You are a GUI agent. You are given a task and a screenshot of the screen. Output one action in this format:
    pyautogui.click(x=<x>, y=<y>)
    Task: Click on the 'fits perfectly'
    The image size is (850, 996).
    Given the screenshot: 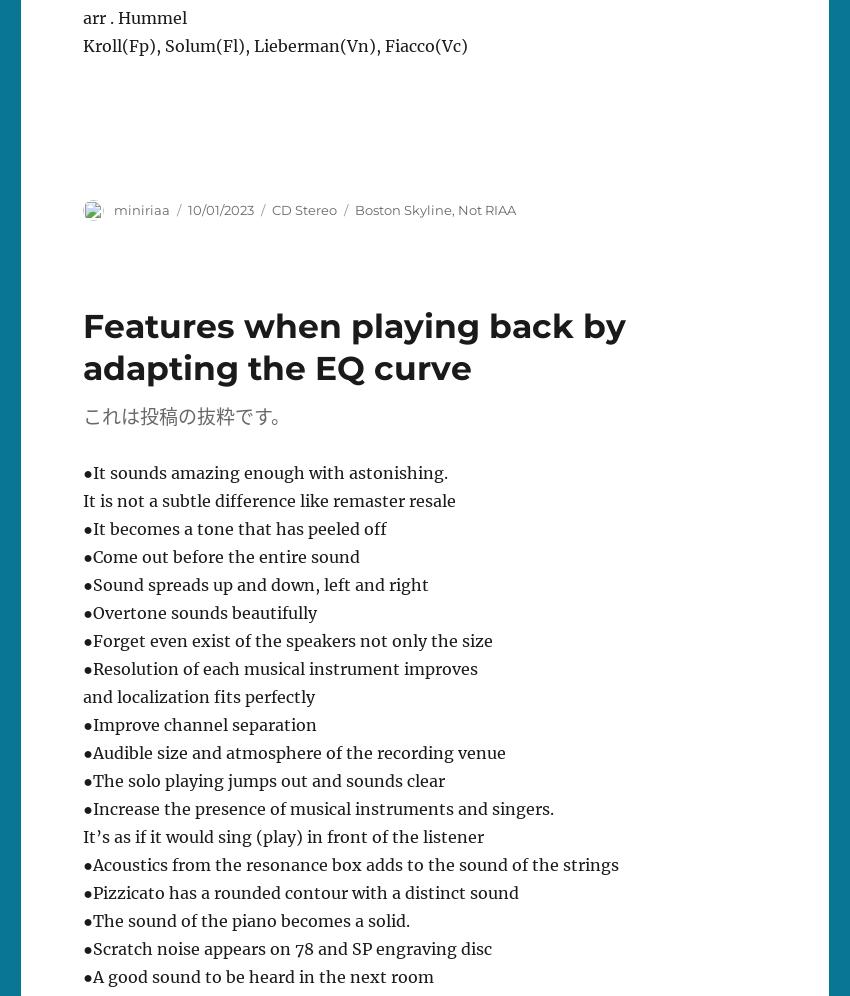 What is the action you would take?
    pyautogui.click(x=261, y=697)
    